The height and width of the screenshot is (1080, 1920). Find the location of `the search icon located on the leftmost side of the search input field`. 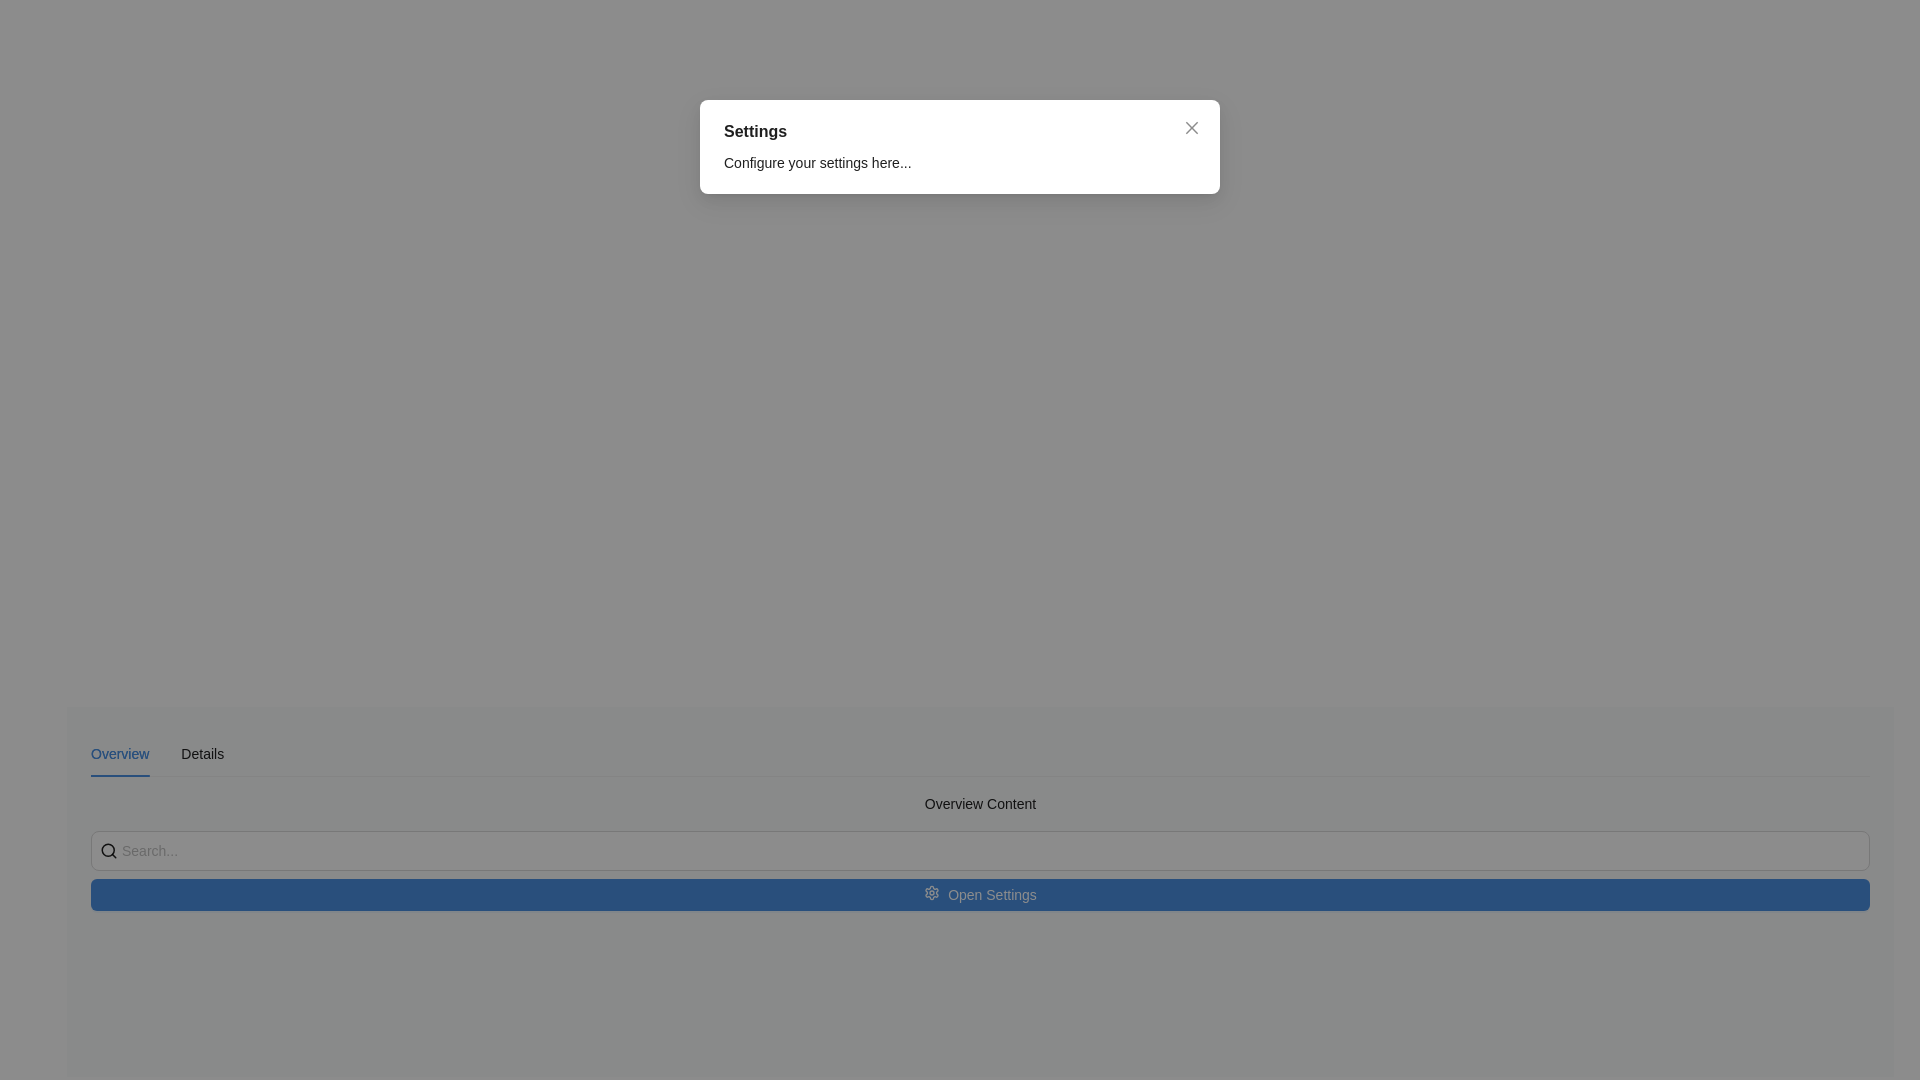

the search icon located on the leftmost side of the search input field is located at coordinates (108, 851).